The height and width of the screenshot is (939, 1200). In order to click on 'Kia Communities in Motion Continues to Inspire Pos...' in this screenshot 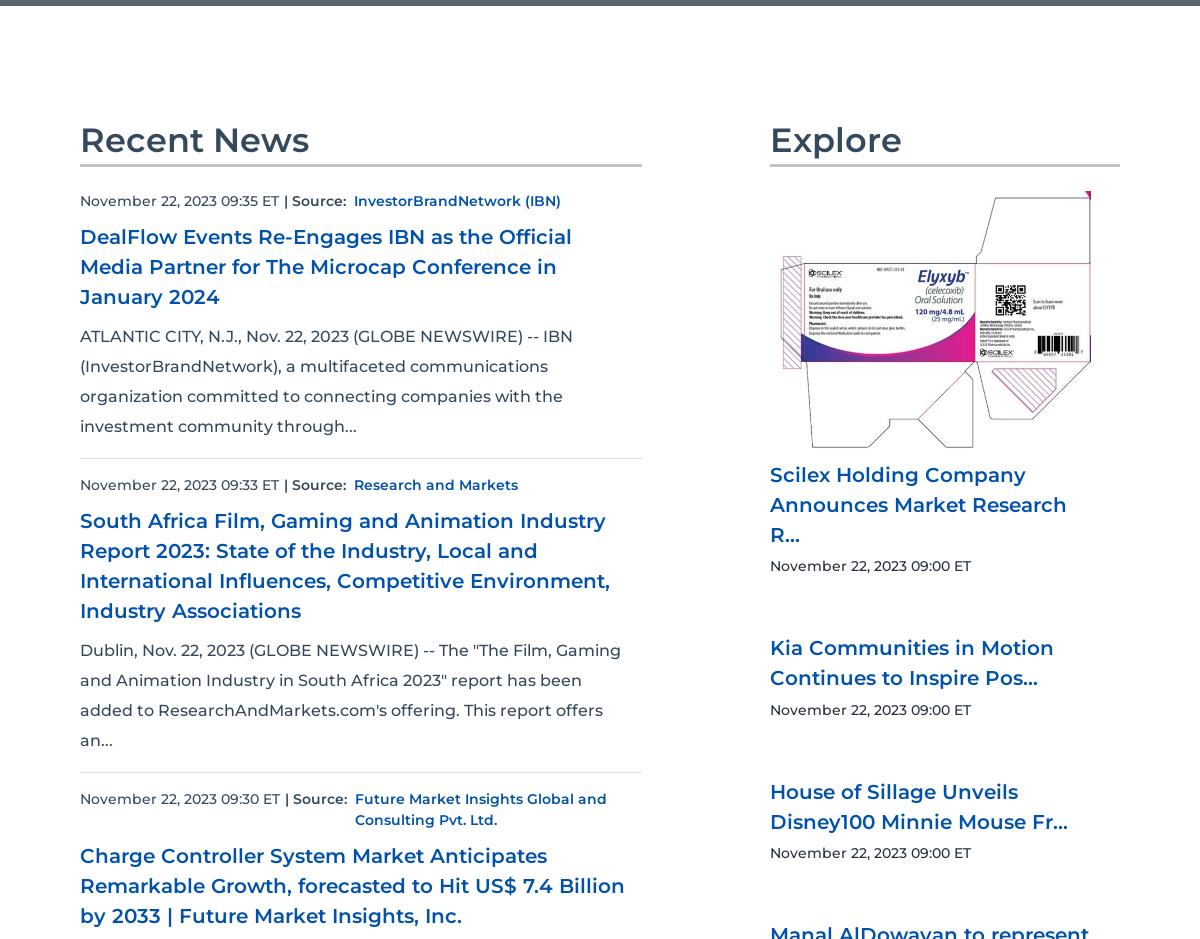, I will do `click(912, 851)`.